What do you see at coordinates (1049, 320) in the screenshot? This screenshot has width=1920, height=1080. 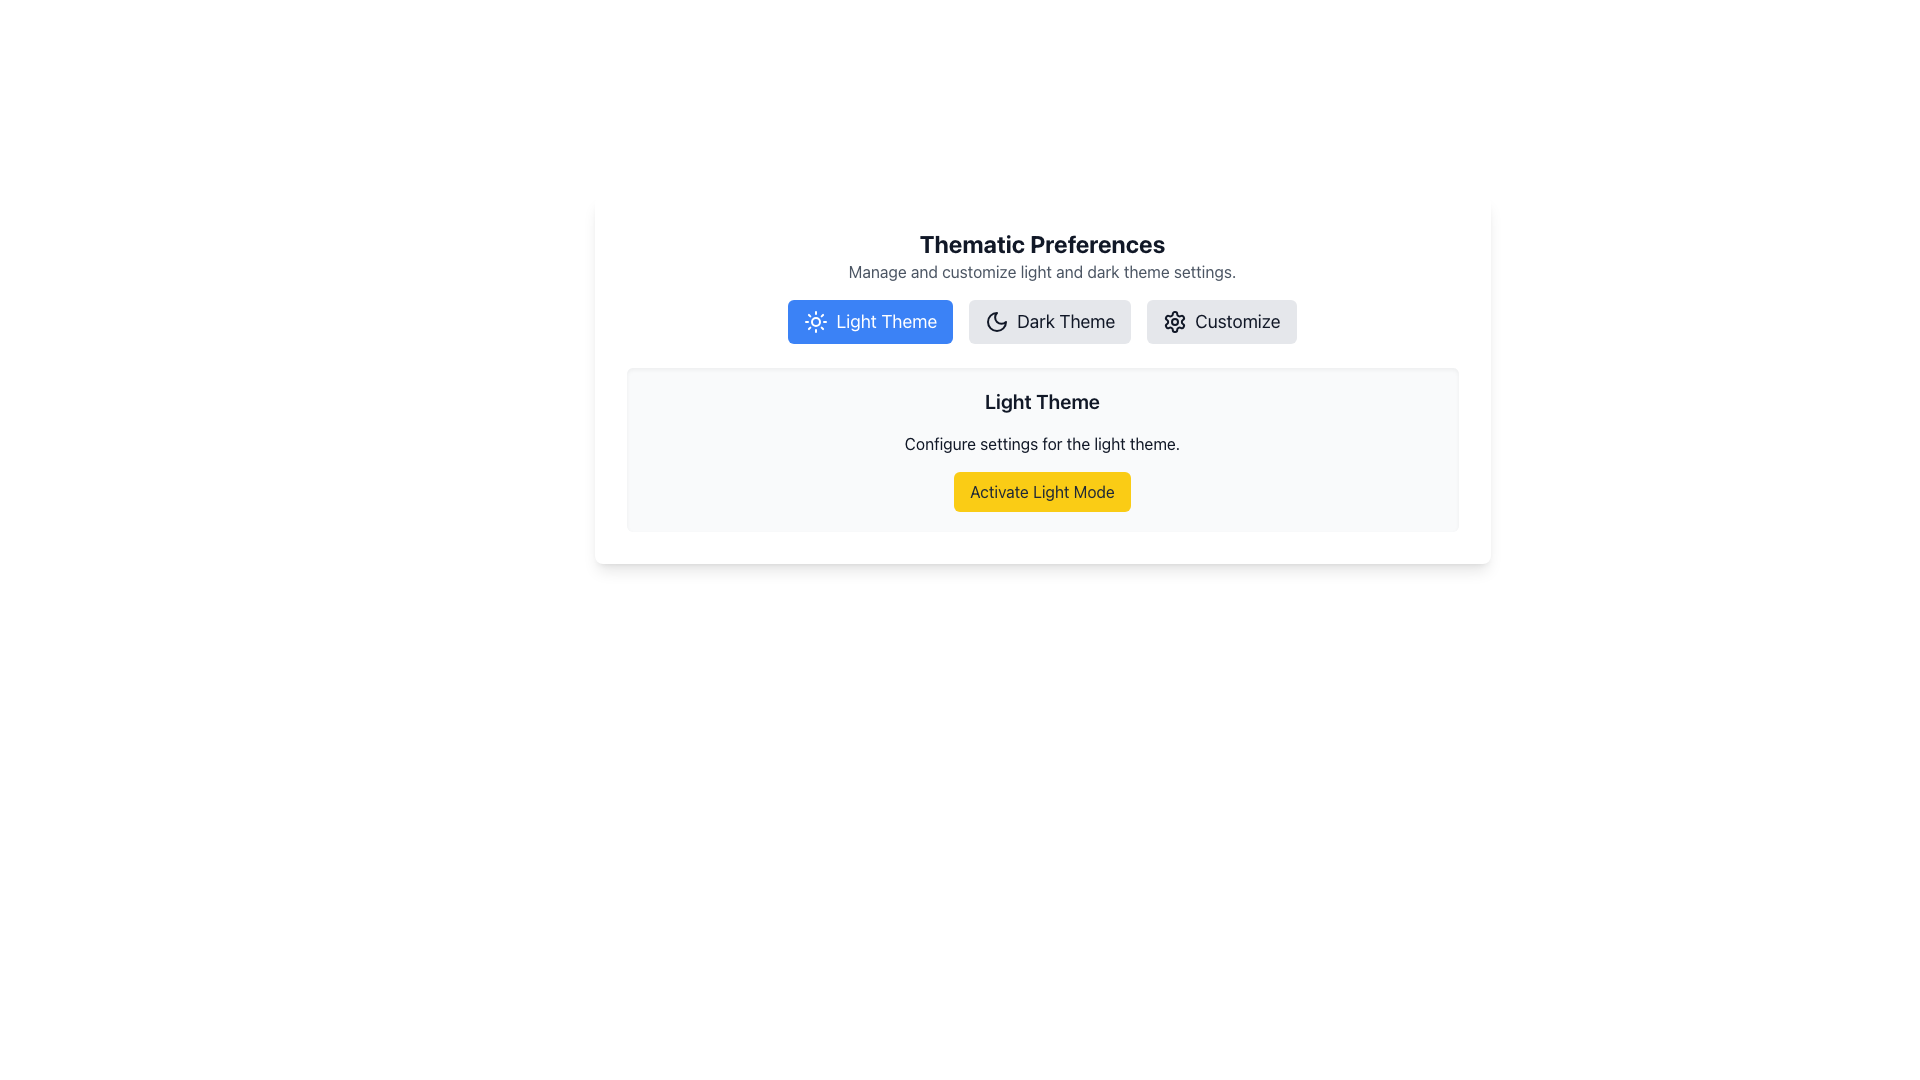 I see `the toggle button for the dark theme setting, located in the center of the three buttons aligned horizontally beneath the title 'Thematic Preferences'` at bounding box center [1049, 320].